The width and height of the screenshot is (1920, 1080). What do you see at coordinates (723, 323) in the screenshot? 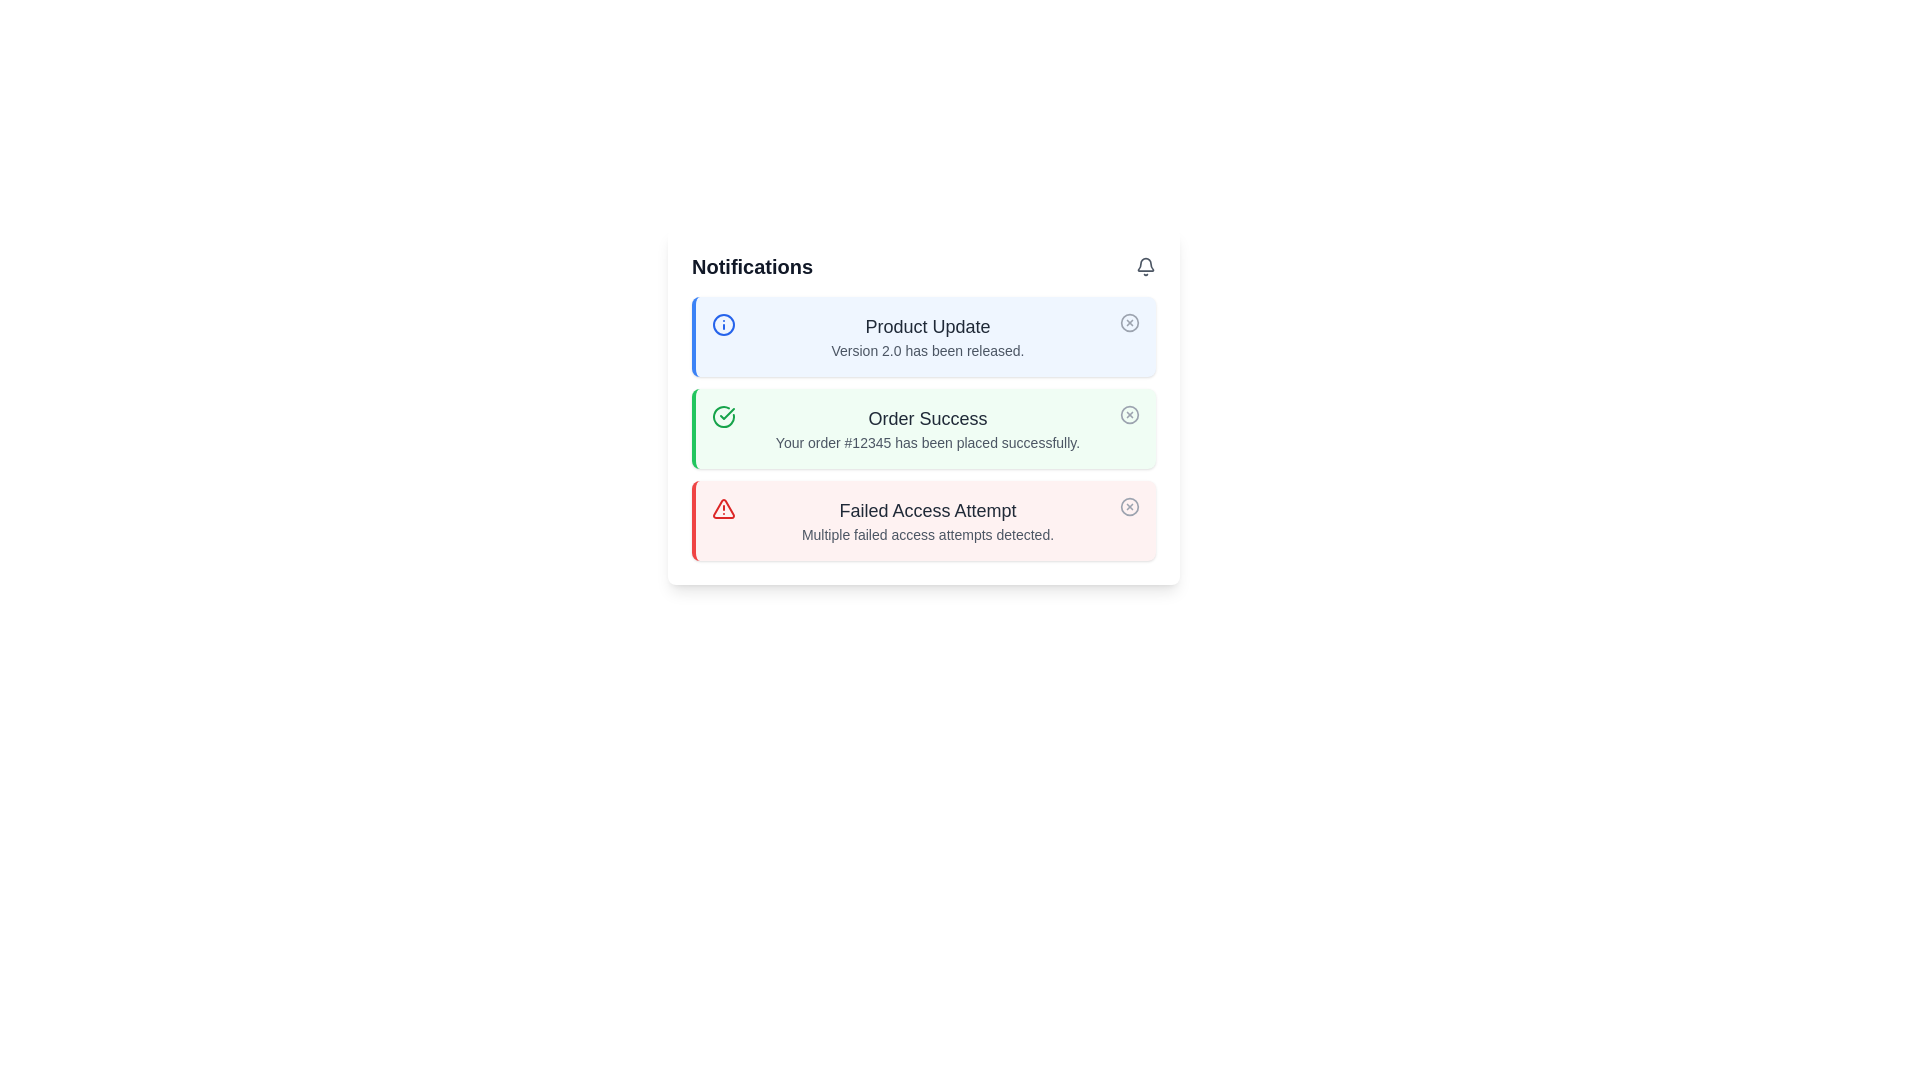
I see `the circular 'info' icon with a blue outline located inside the 'Product Update' notification card at the top of the list` at bounding box center [723, 323].